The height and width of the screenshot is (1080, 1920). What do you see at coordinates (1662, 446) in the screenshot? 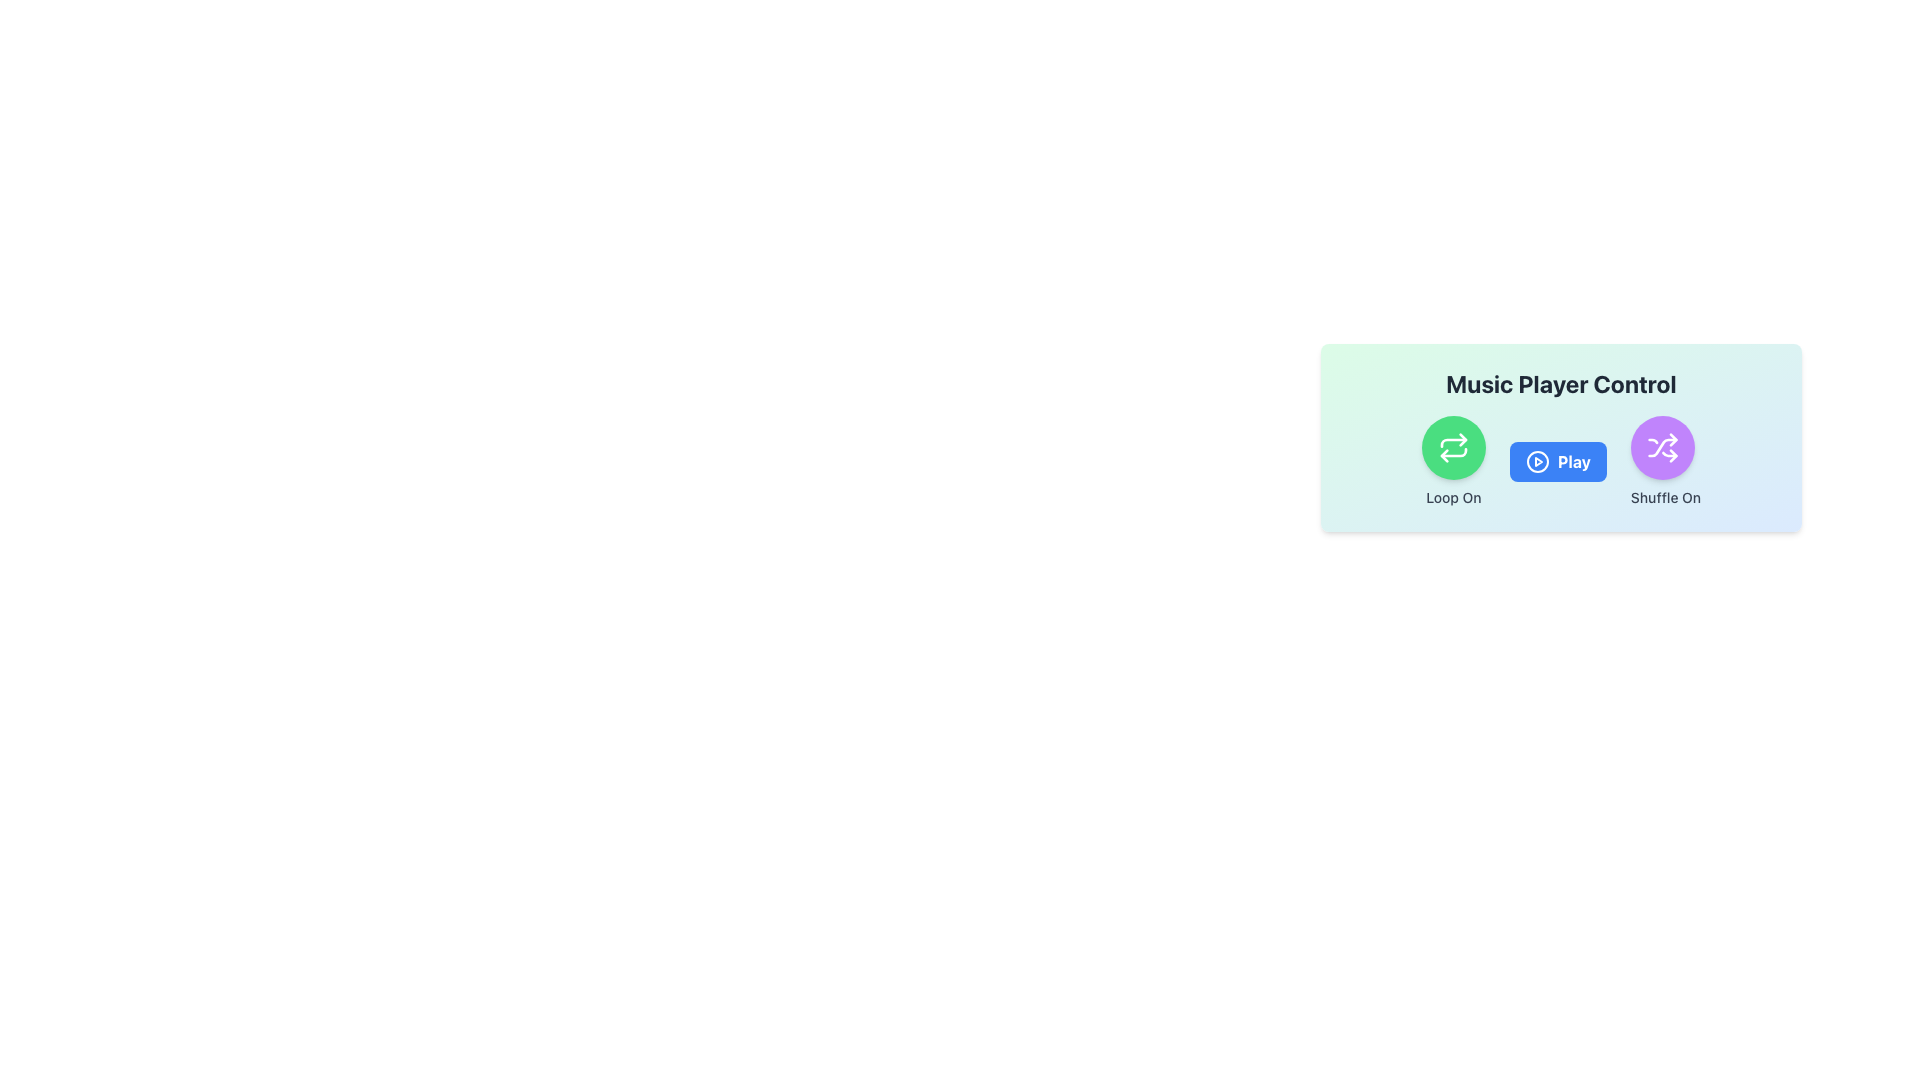
I see `the circular purple button with a white shuffle icon` at bounding box center [1662, 446].